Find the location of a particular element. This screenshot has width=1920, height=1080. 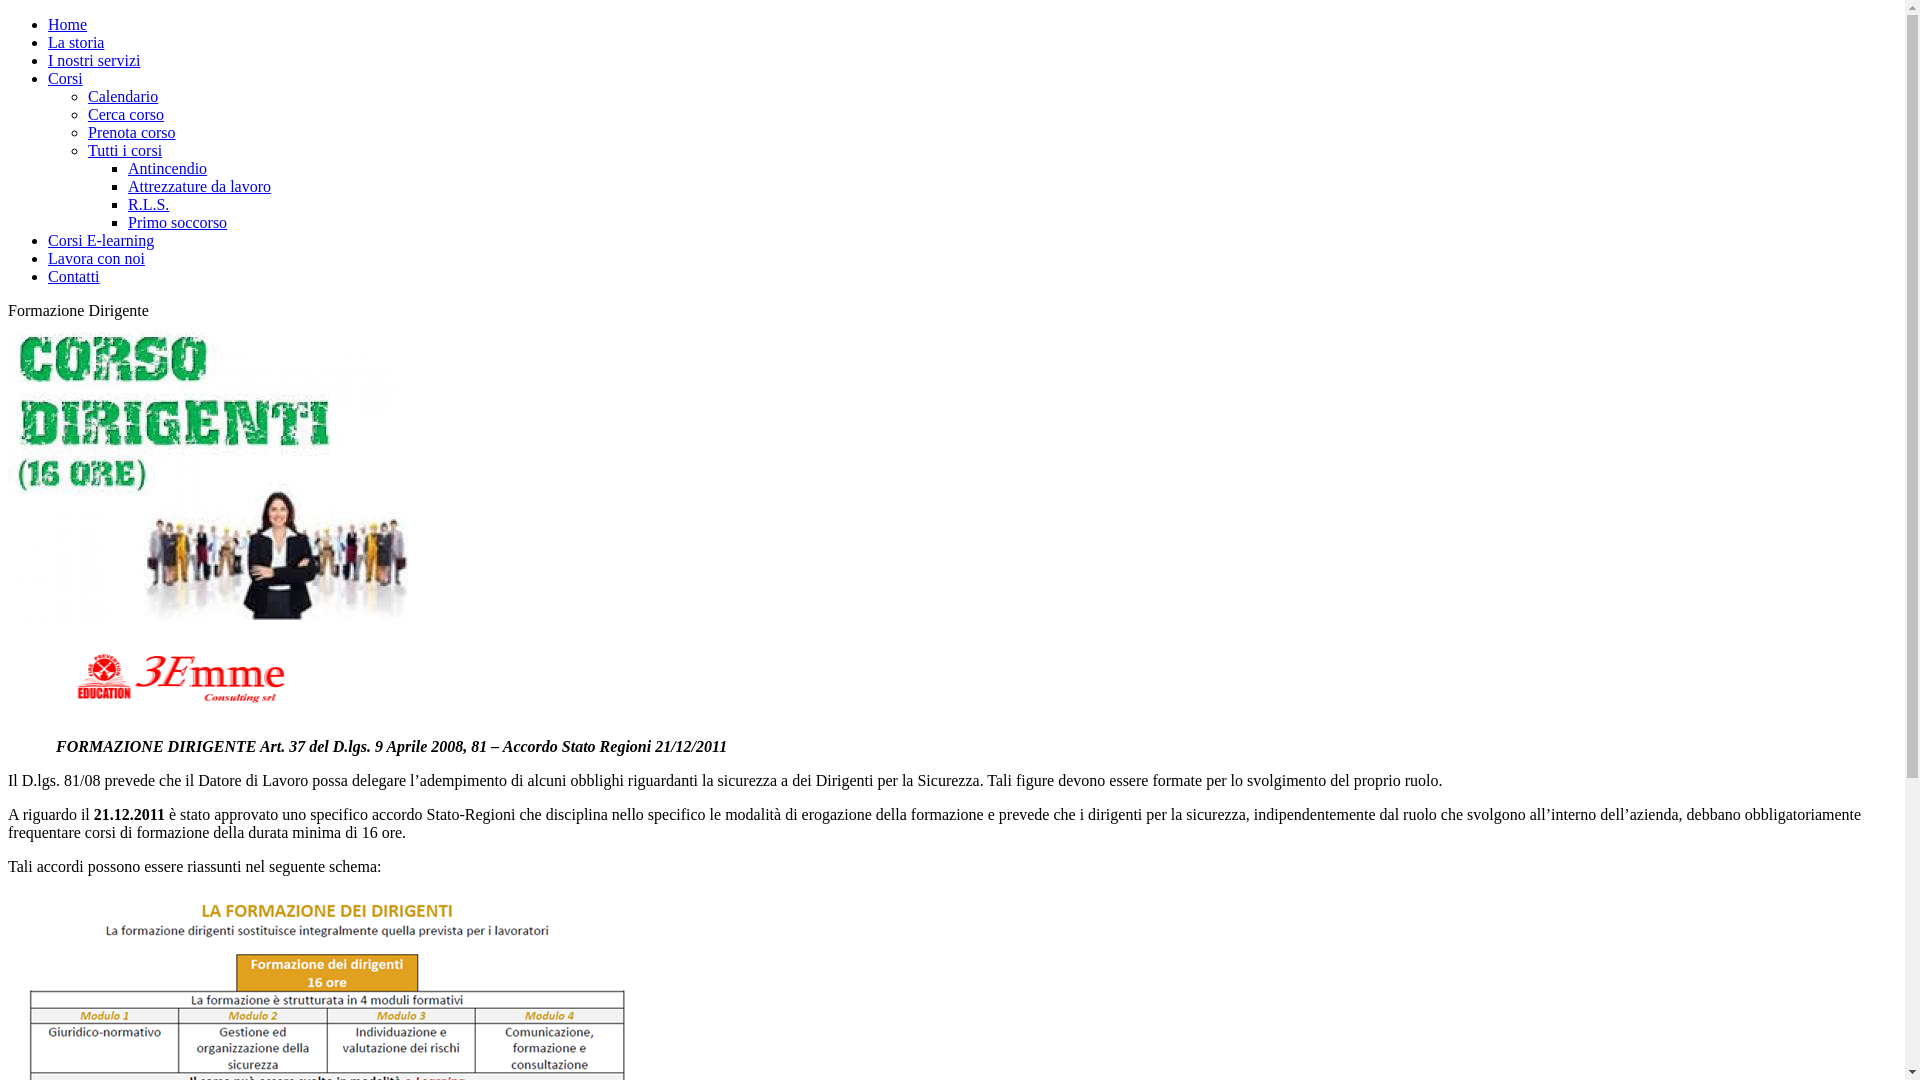

'Corsi E-learning' is located at coordinates (99, 239).